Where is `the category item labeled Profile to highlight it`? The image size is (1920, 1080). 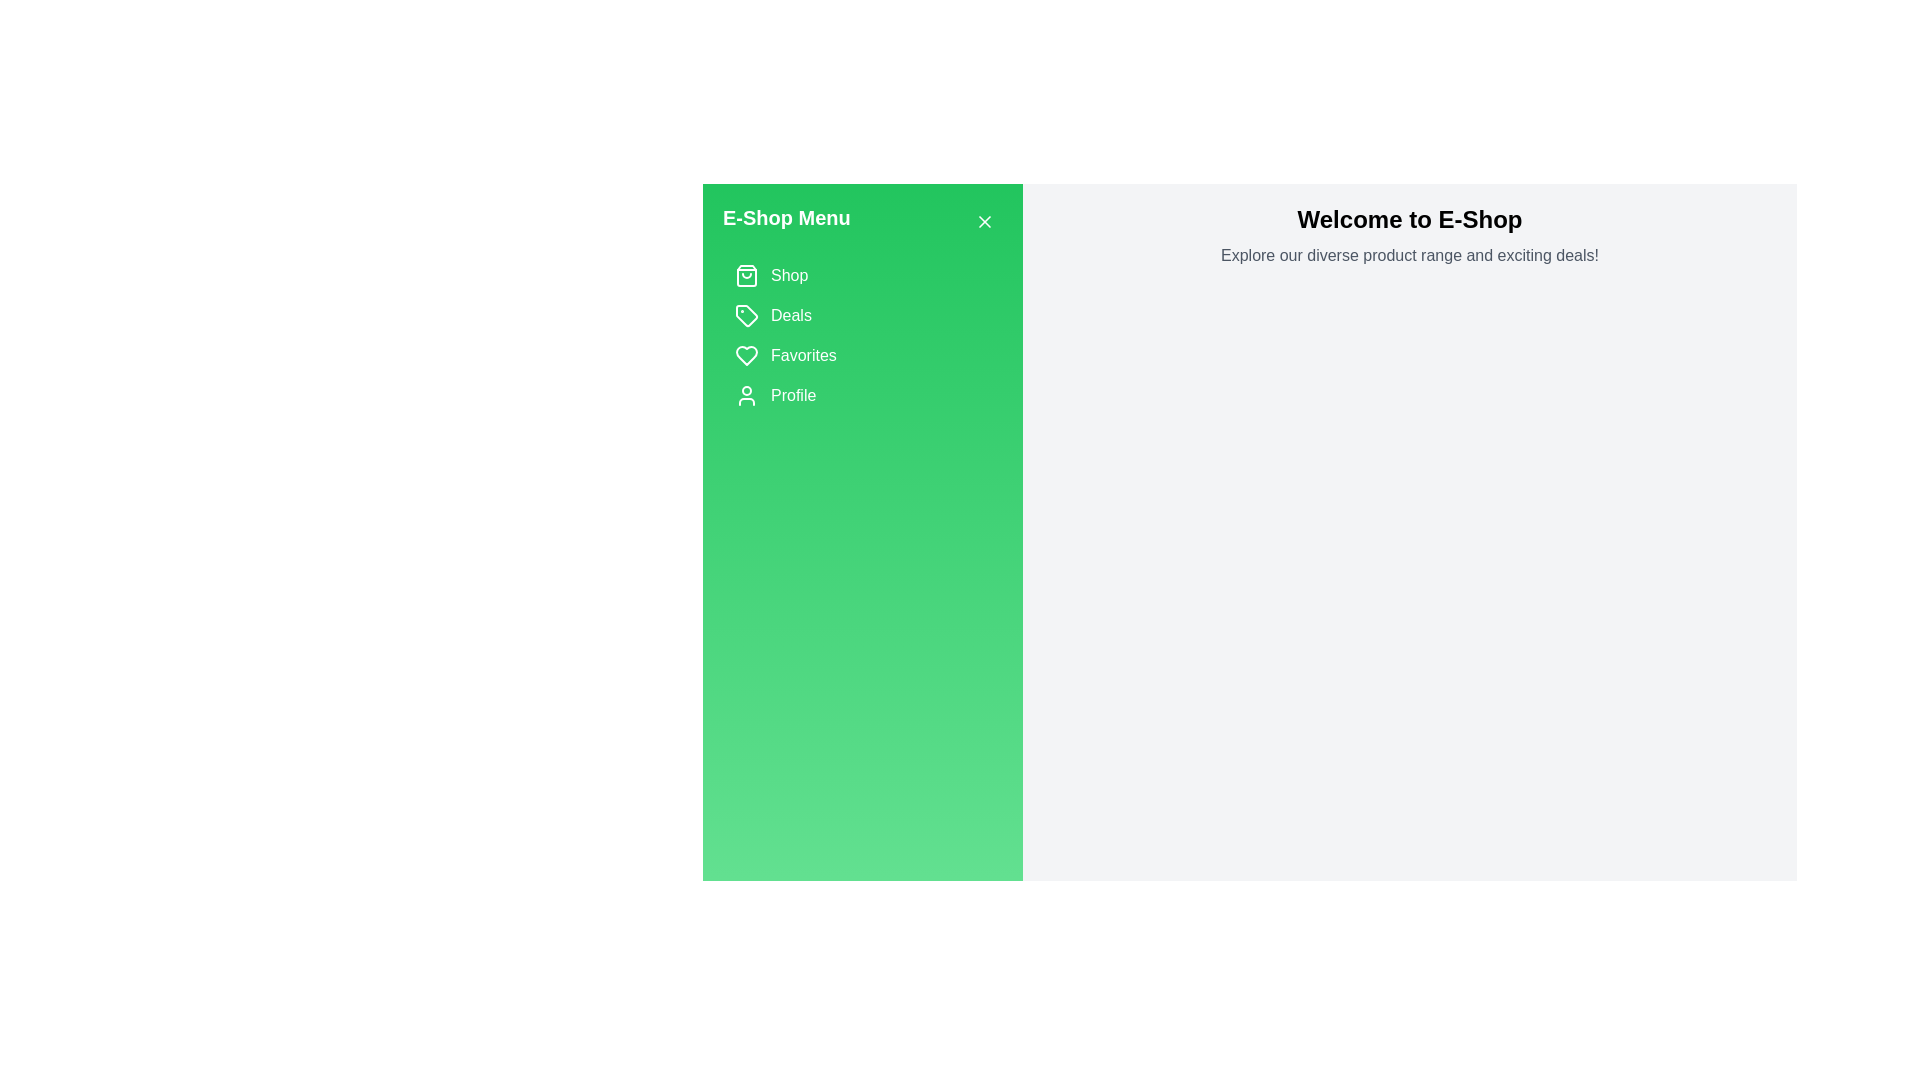 the category item labeled Profile to highlight it is located at coordinates (863, 396).